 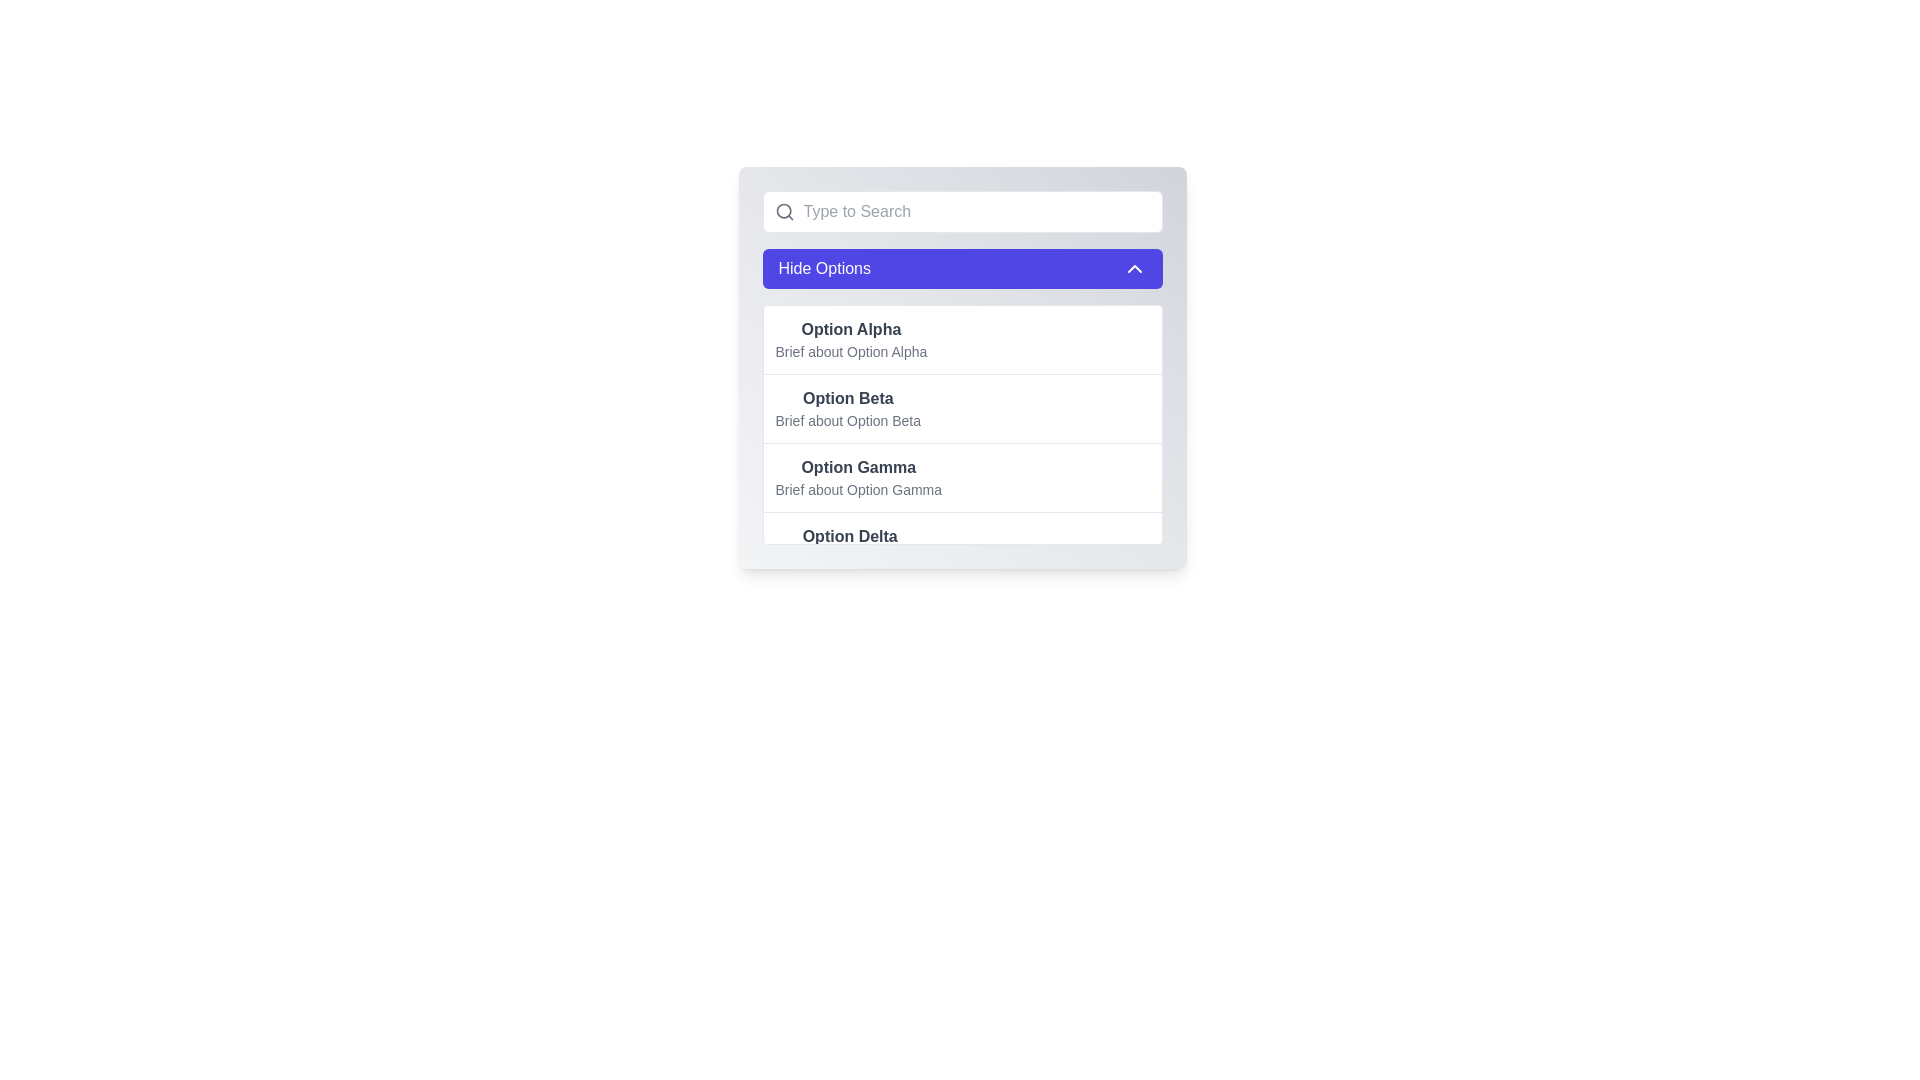 What do you see at coordinates (783, 212) in the screenshot?
I see `the search bar icon located at the leftmost position of the text input field, which serves as a visual cue for the search functionality` at bounding box center [783, 212].